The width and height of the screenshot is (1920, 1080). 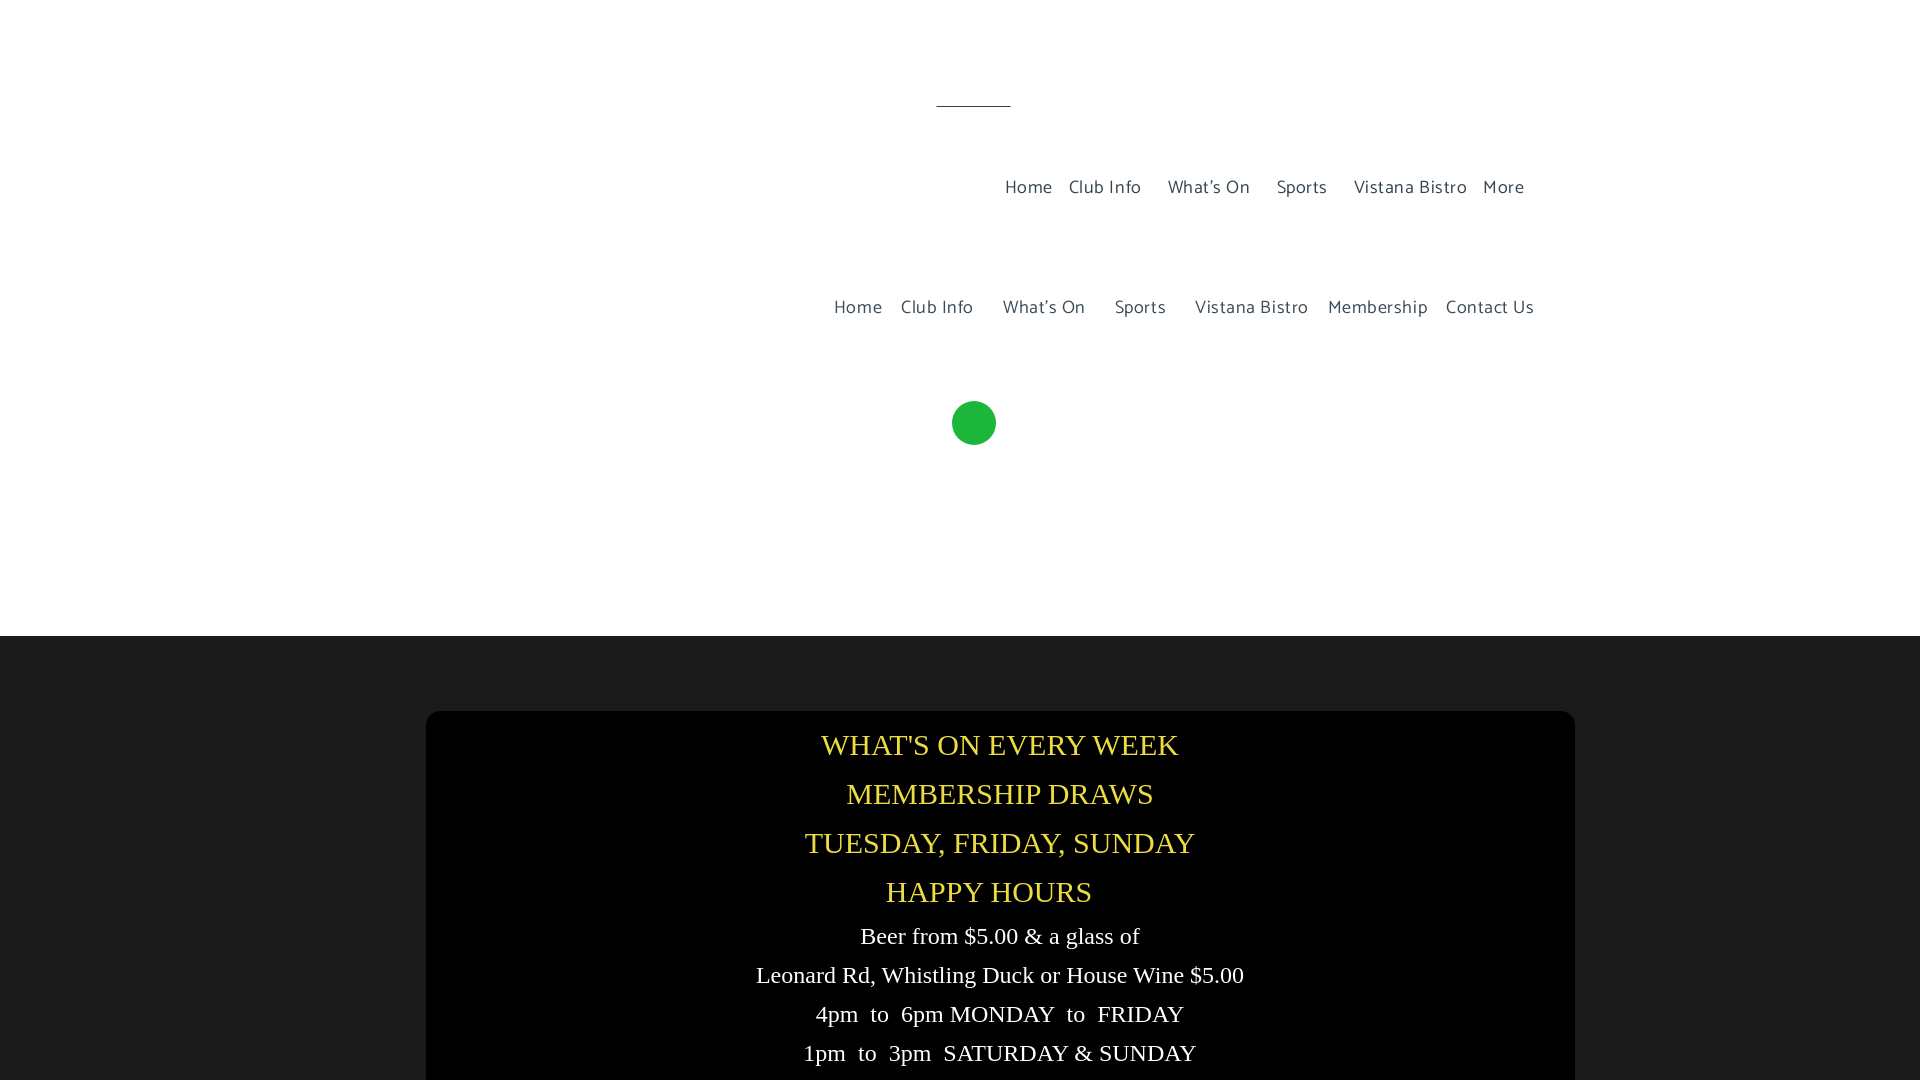 What do you see at coordinates (1101, 188) in the screenshot?
I see `'Club Info'` at bounding box center [1101, 188].